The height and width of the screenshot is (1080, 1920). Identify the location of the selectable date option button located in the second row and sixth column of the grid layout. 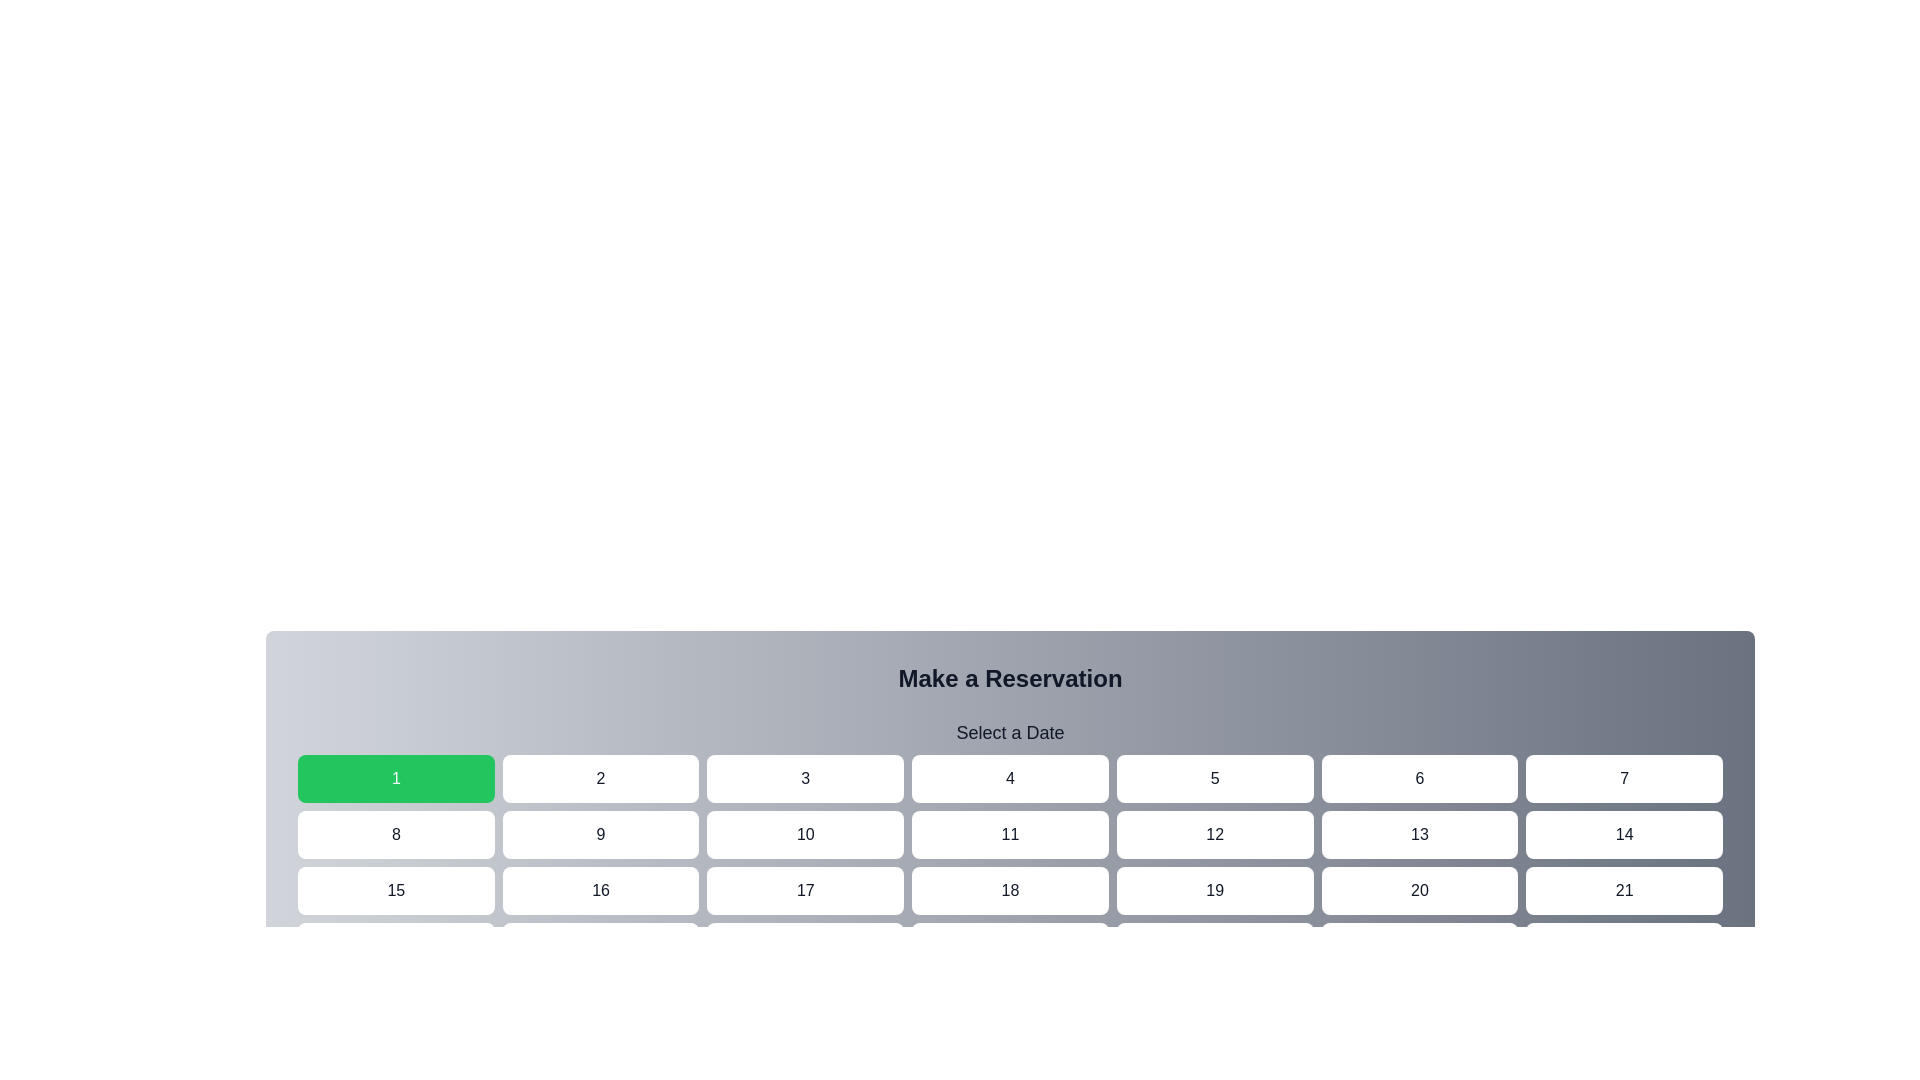
(1418, 834).